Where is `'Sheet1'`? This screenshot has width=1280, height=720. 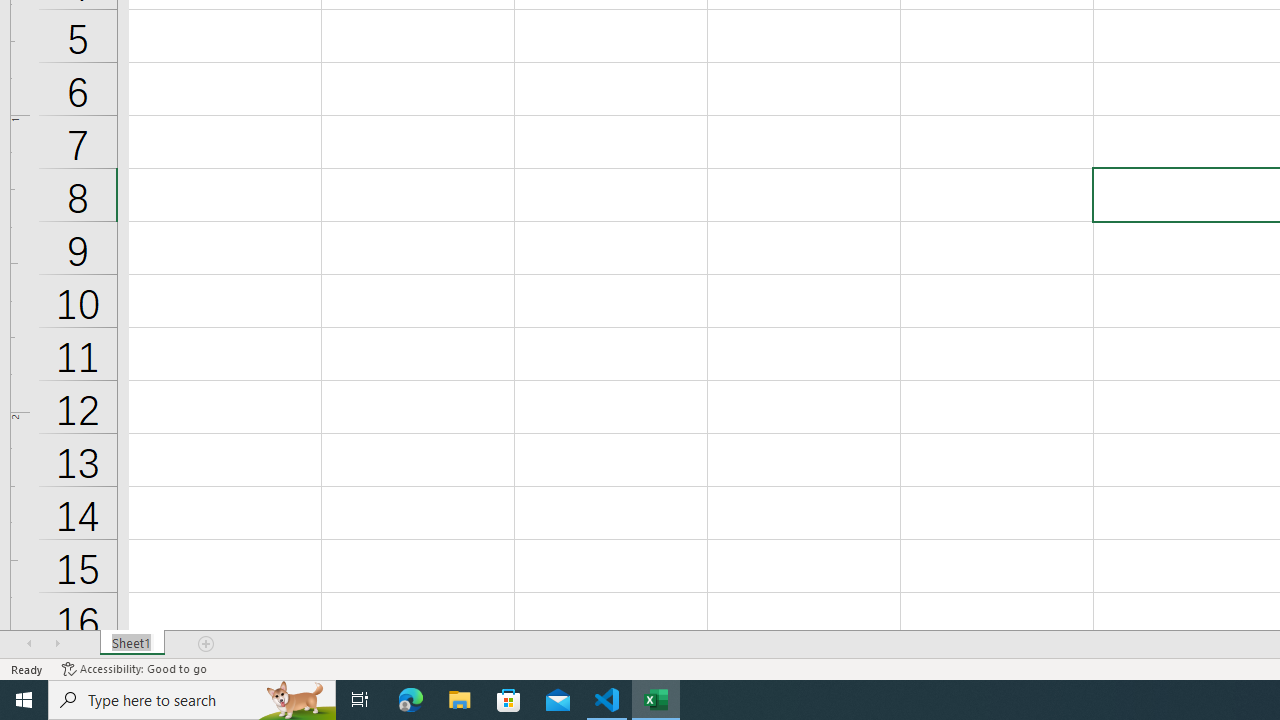
'Sheet1' is located at coordinates (131, 644).